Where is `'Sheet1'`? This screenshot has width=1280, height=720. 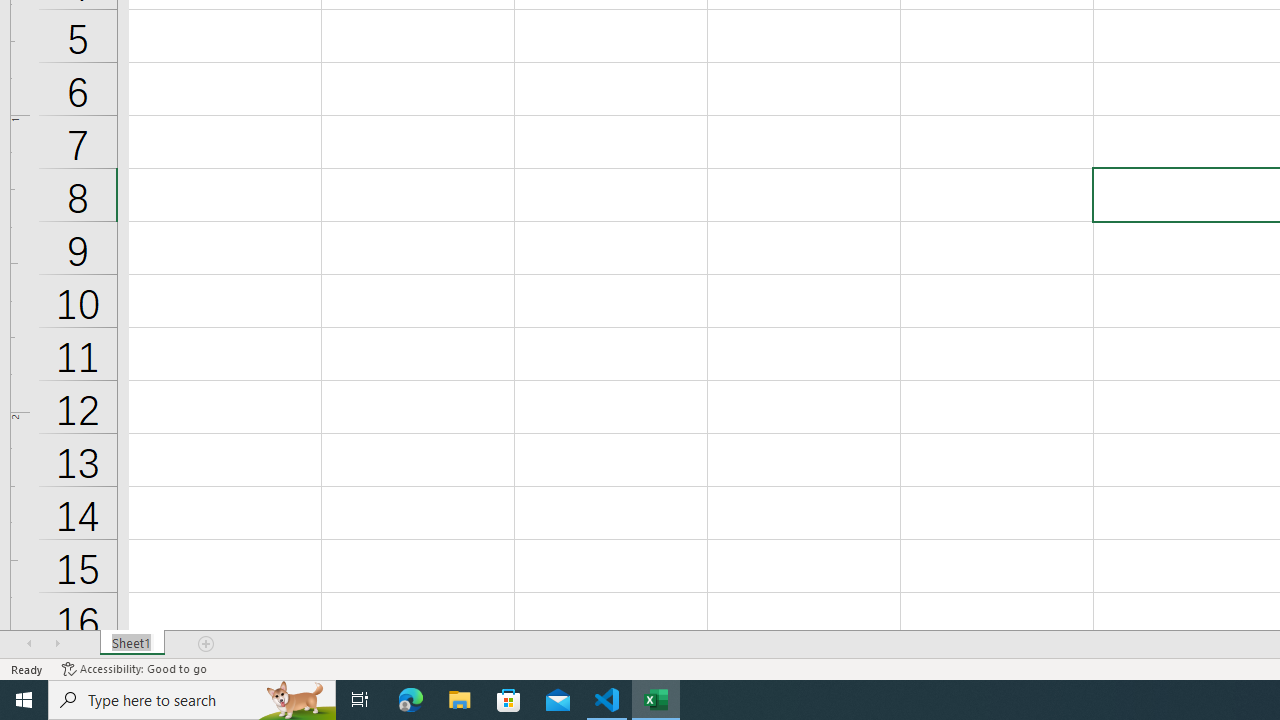
'Sheet1' is located at coordinates (131, 644).